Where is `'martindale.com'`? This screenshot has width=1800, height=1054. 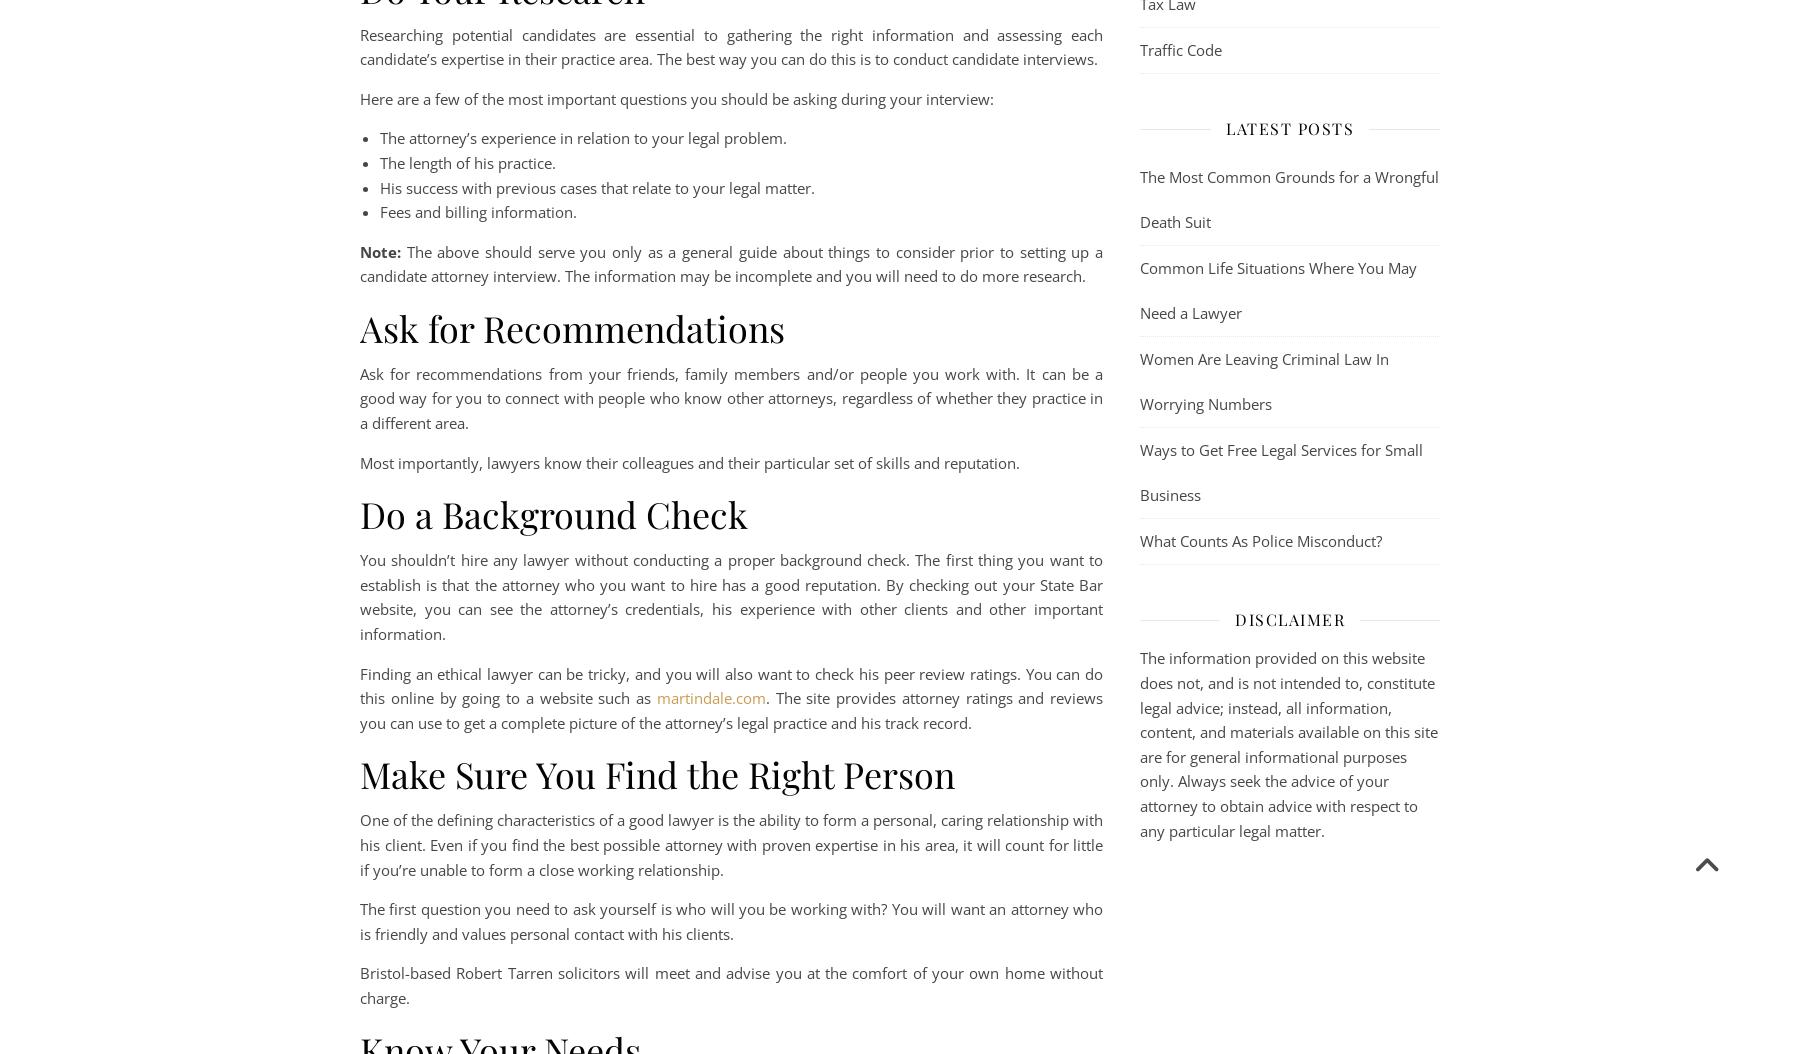 'martindale.com' is located at coordinates (709, 696).